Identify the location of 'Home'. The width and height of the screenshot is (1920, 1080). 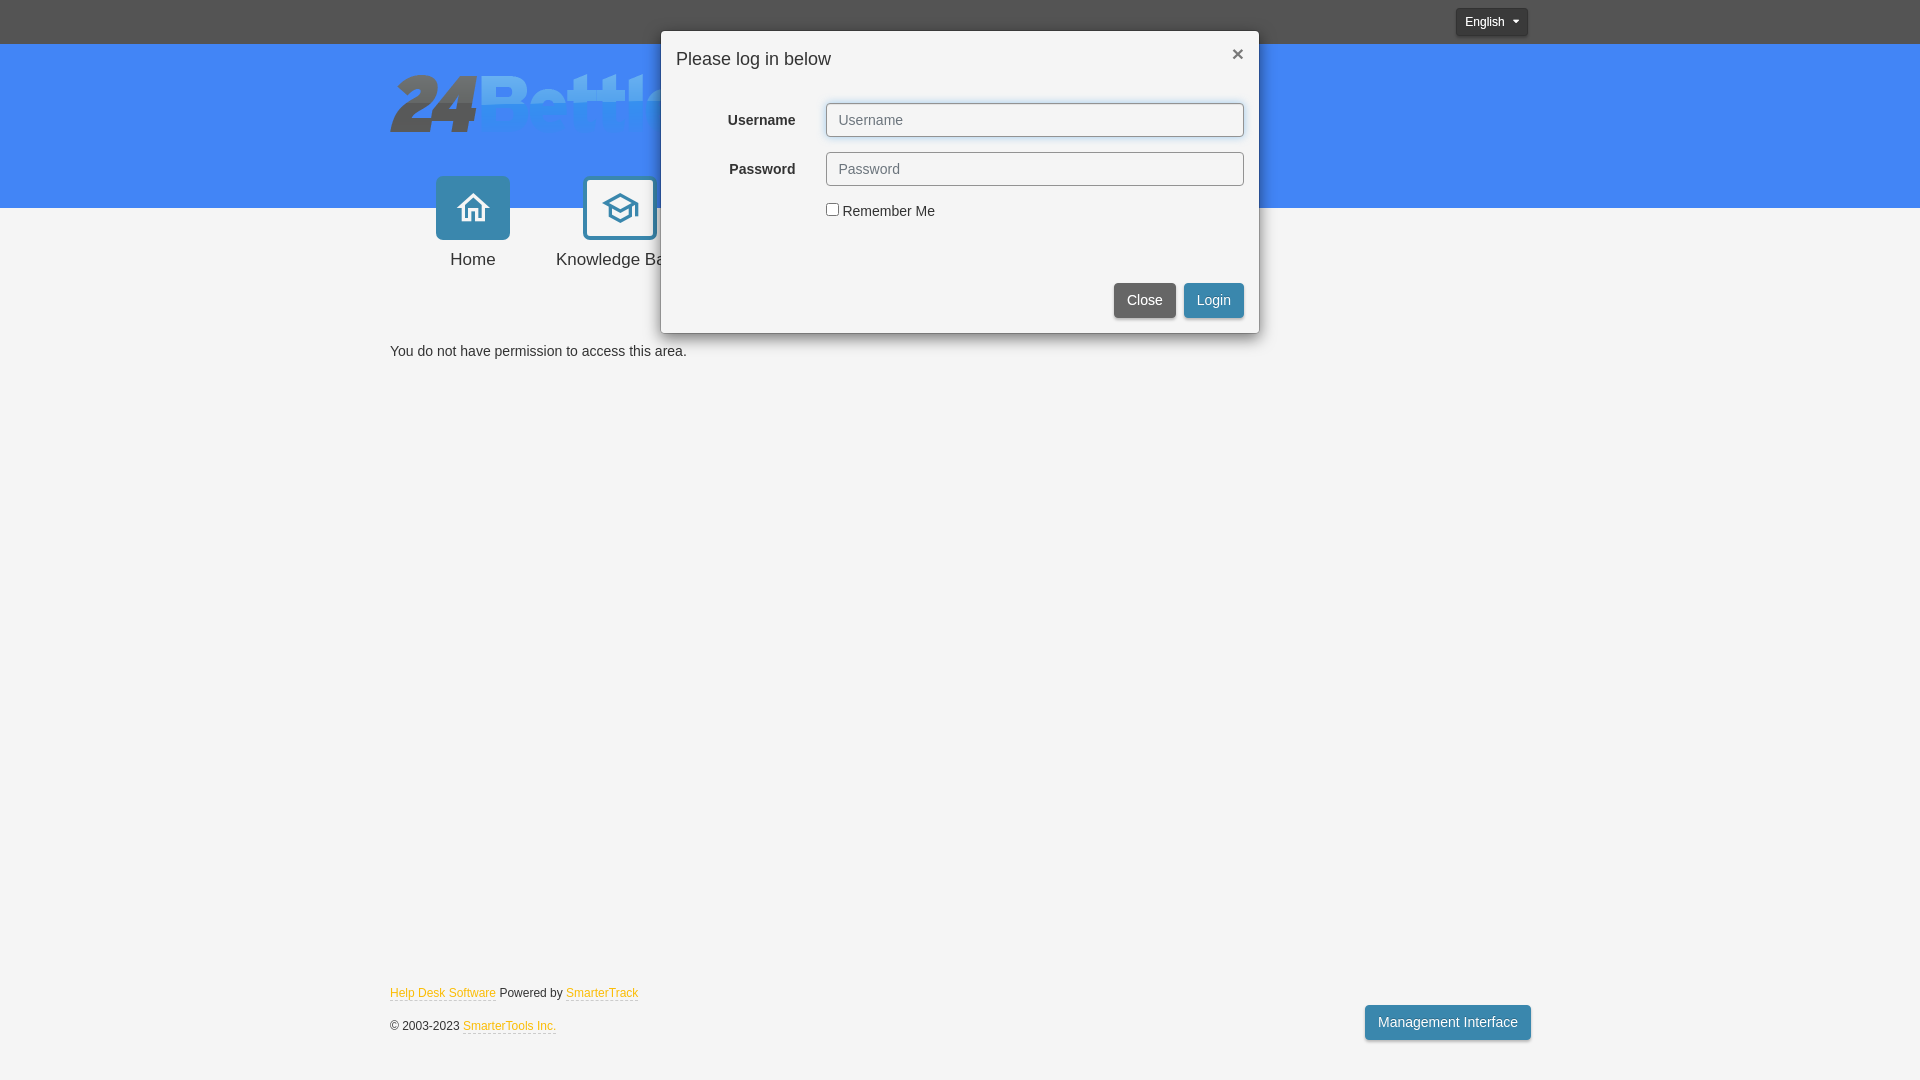
(472, 242).